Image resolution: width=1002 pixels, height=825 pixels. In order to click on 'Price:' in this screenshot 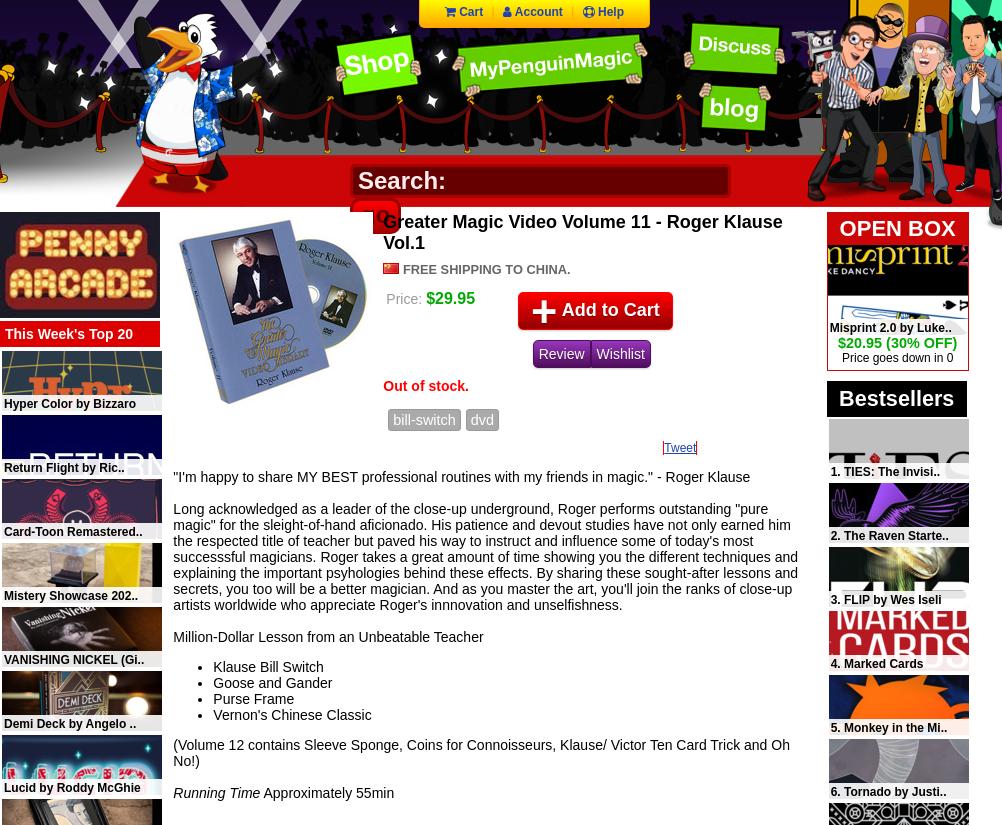, I will do `click(385, 298)`.